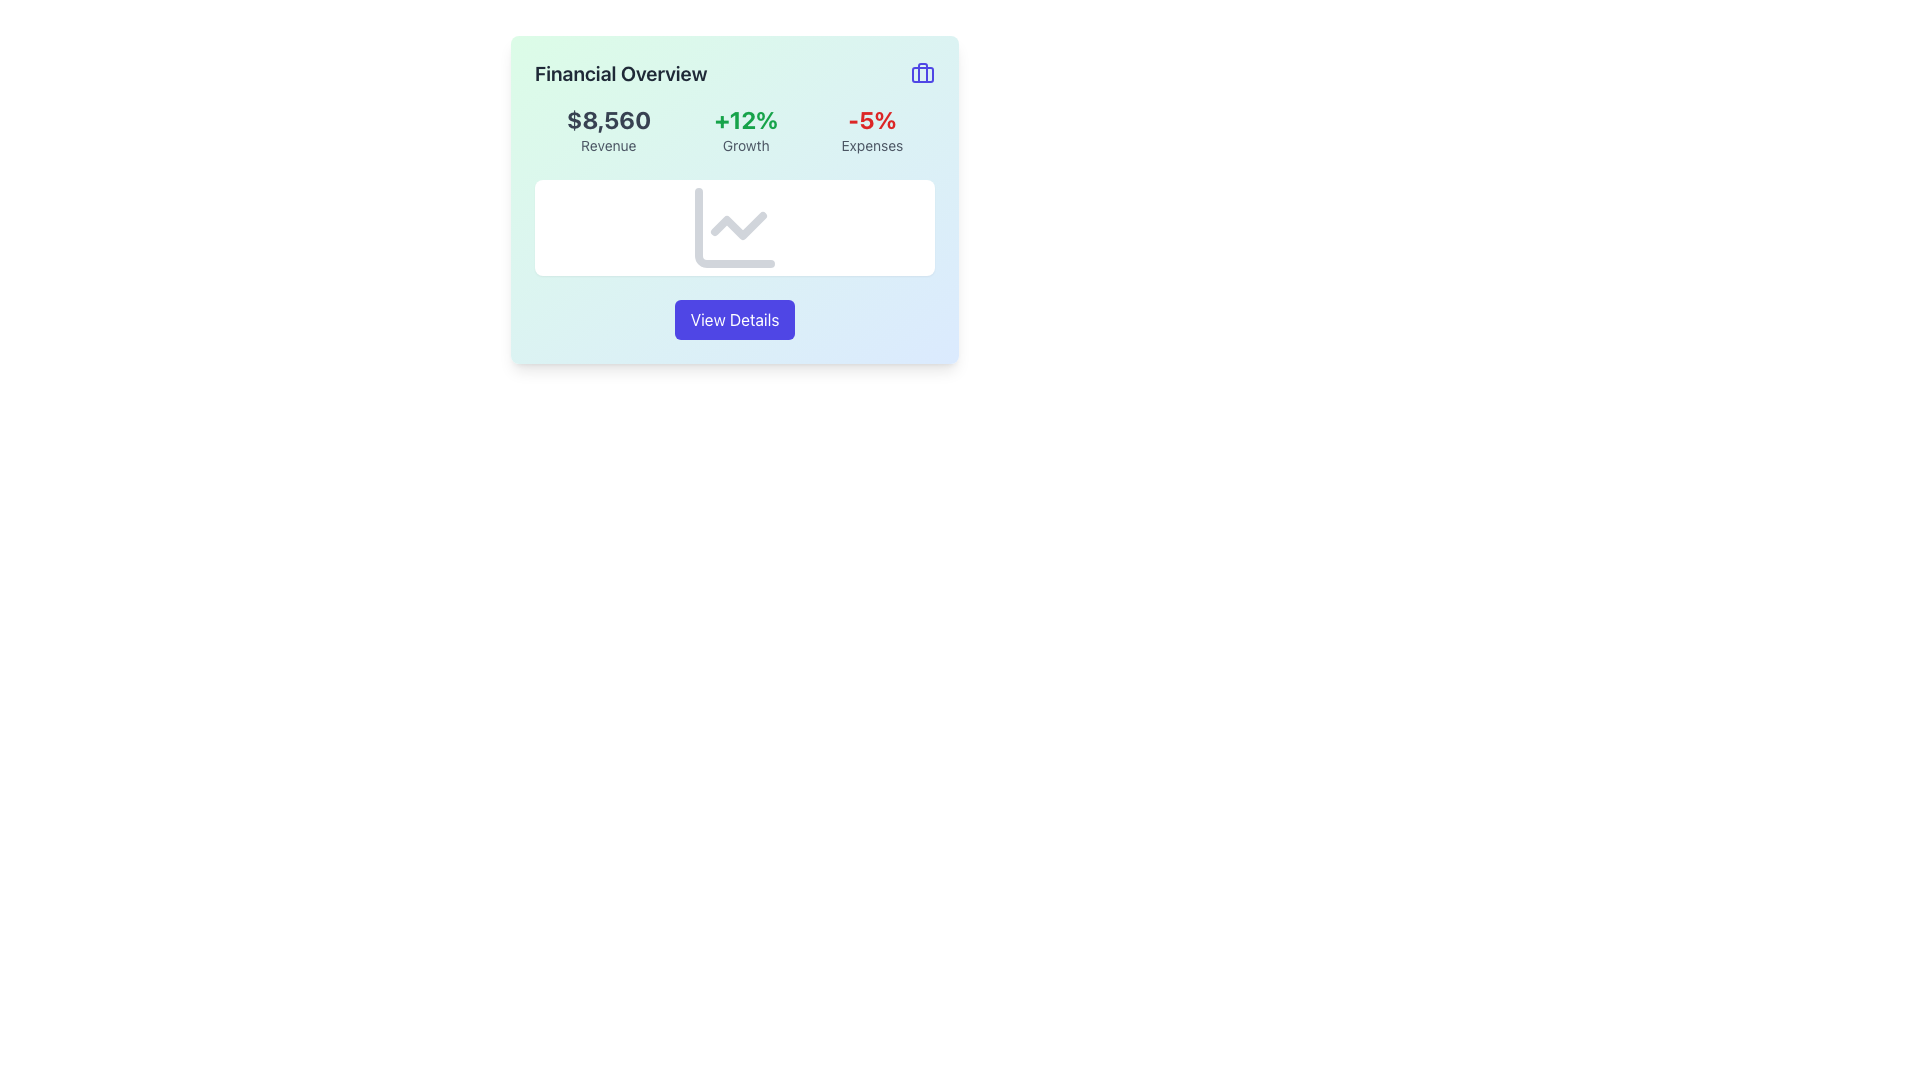  I want to click on the blue briefcase icon located at the top-right corner of the 'Financial Overview' section, so click(921, 72).